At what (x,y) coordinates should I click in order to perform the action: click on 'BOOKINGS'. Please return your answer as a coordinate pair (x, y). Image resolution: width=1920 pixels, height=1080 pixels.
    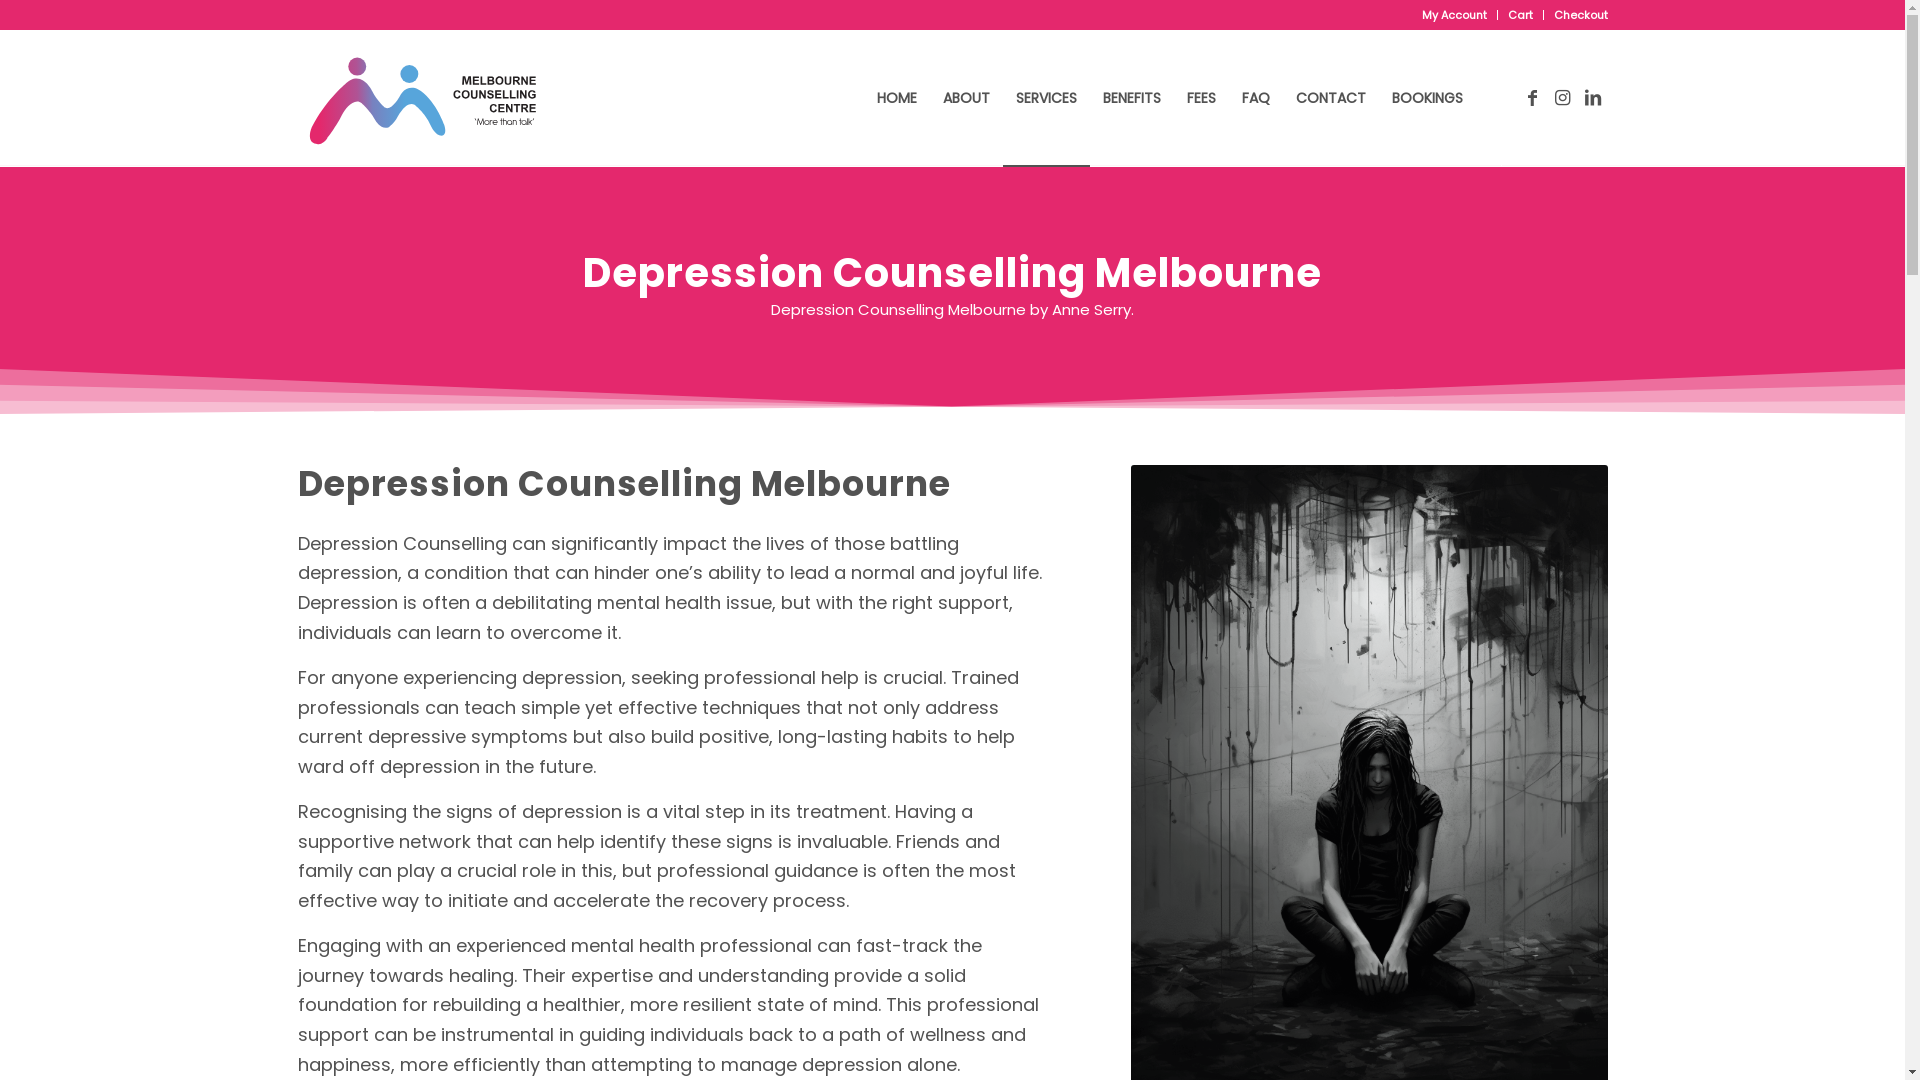
    Looking at the image, I should click on (1425, 98).